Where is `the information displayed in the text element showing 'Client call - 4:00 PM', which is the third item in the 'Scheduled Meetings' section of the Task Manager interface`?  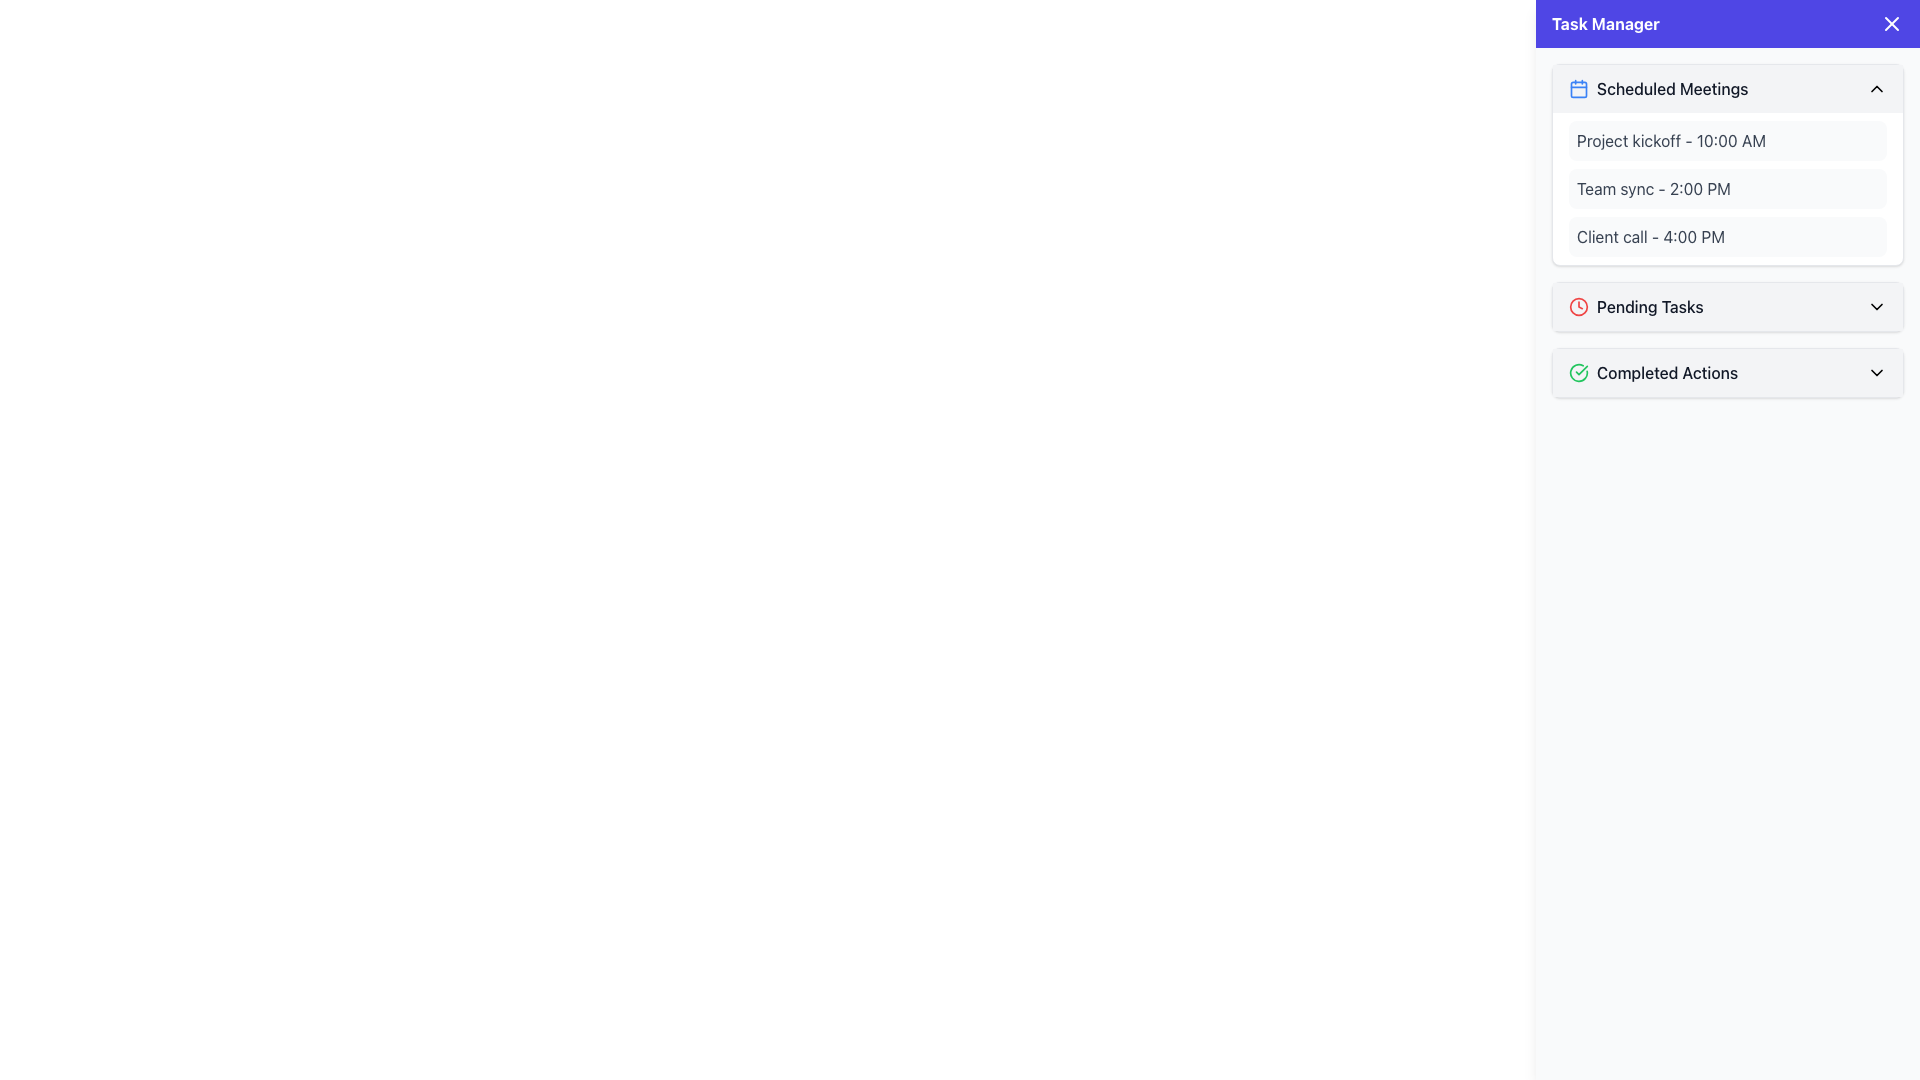
the information displayed in the text element showing 'Client call - 4:00 PM', which is the third item in the 'Scheduled Meetings' section of the Task Manager interface is located at coordinates (1651, 235).